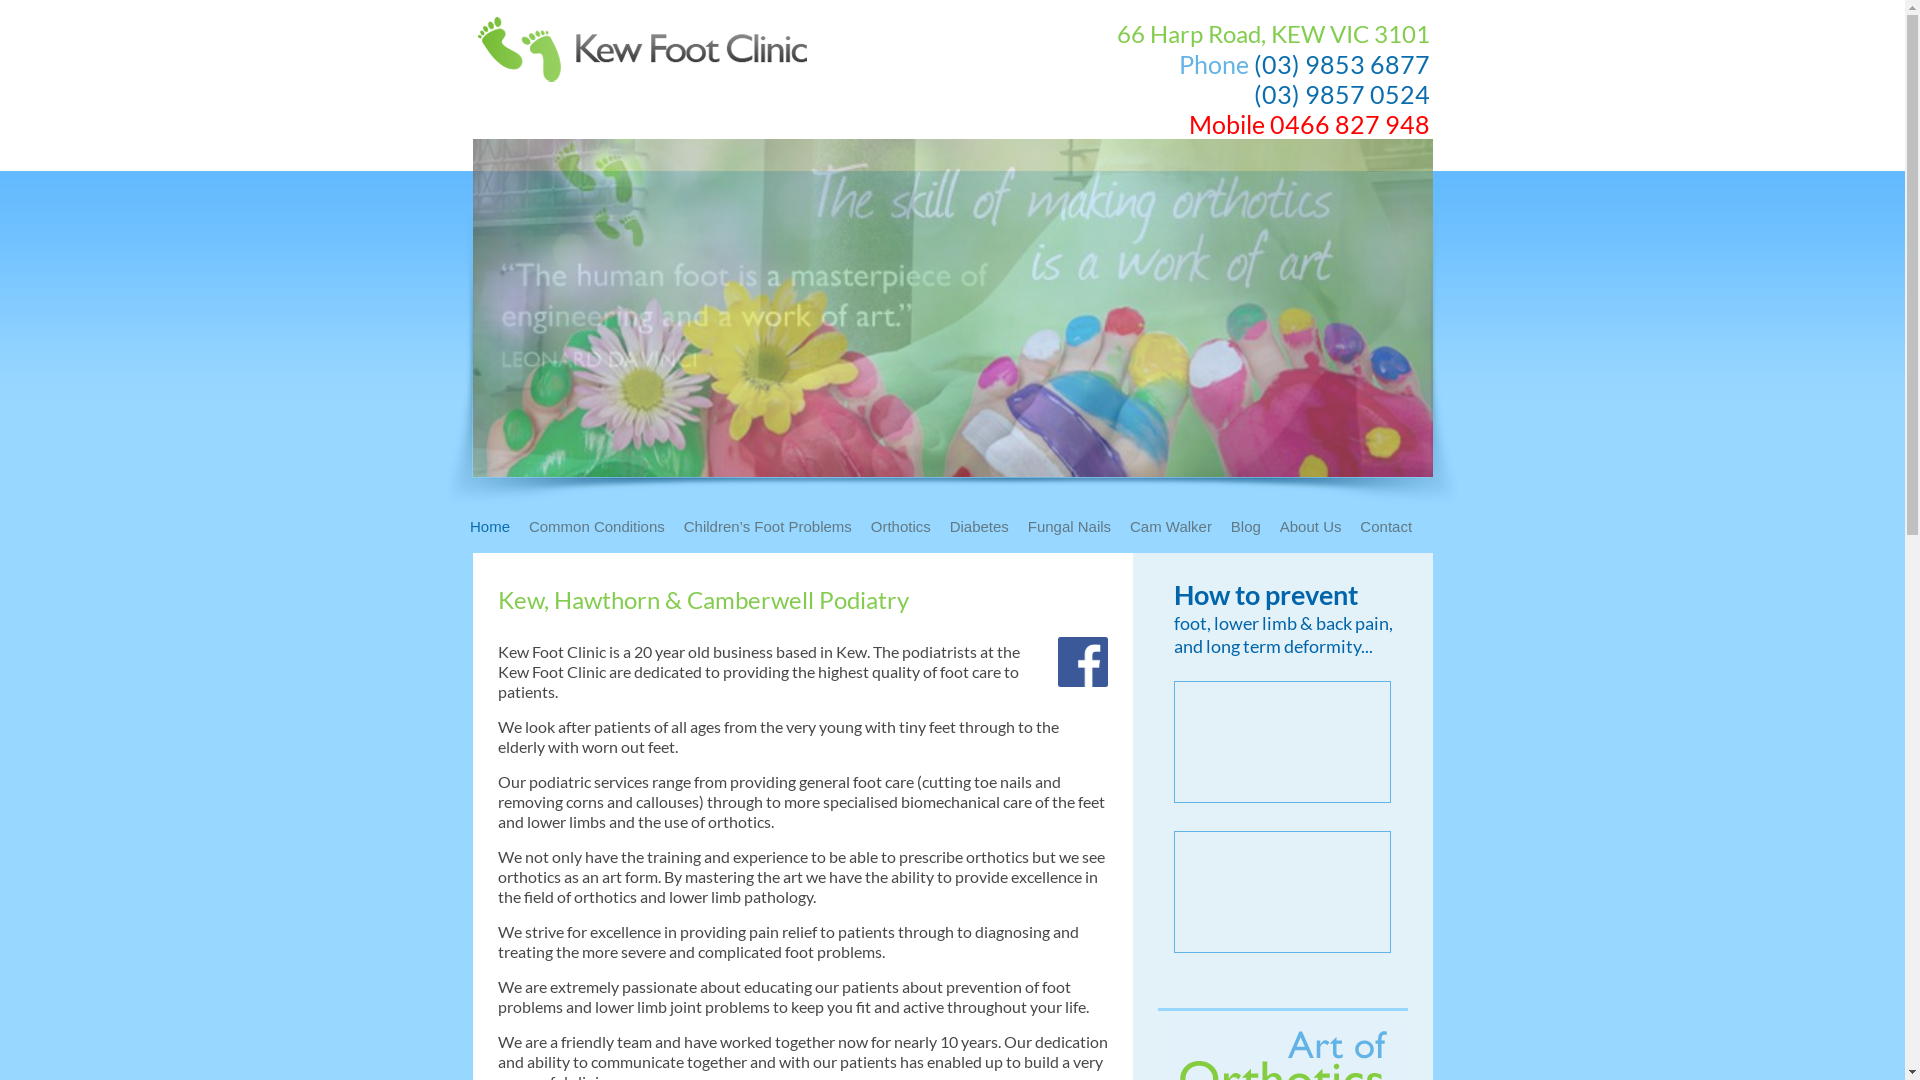  Describe the element at coordinates (497, 531) in the screenshot. I see `'Home'` at that location.